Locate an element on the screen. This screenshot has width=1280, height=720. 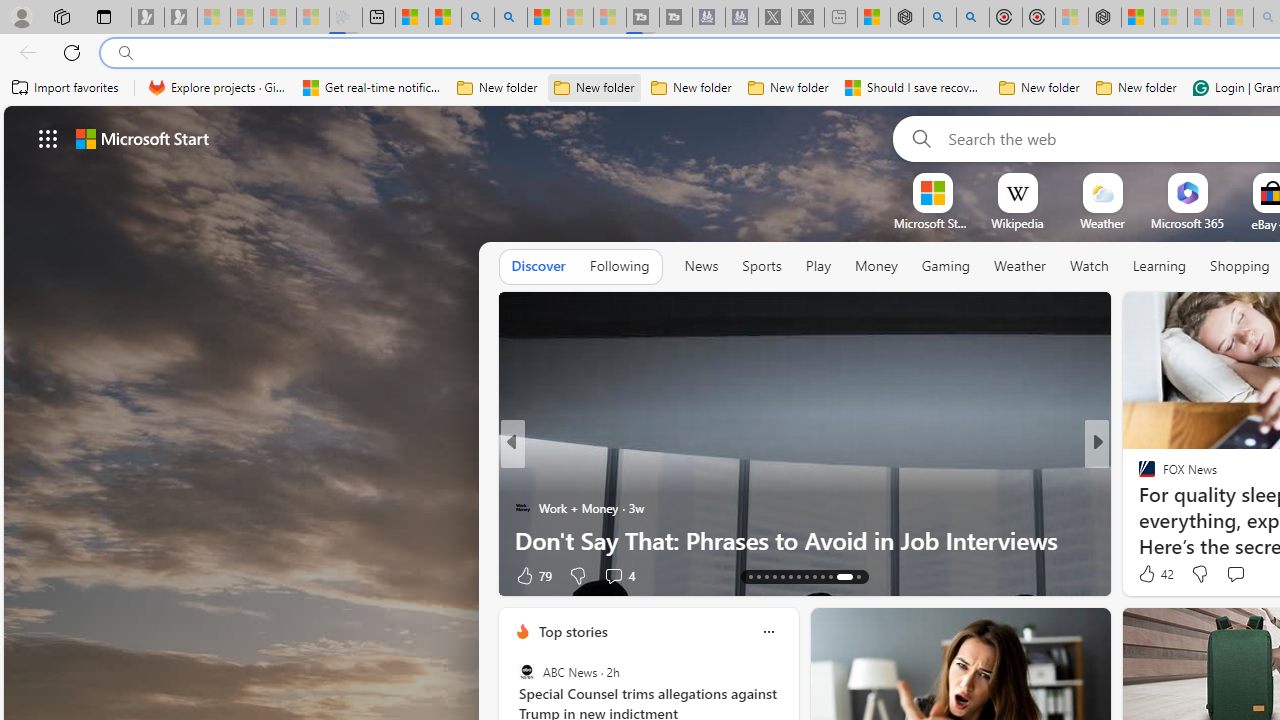
'Work + Money' is located at coordinates (522, 506).